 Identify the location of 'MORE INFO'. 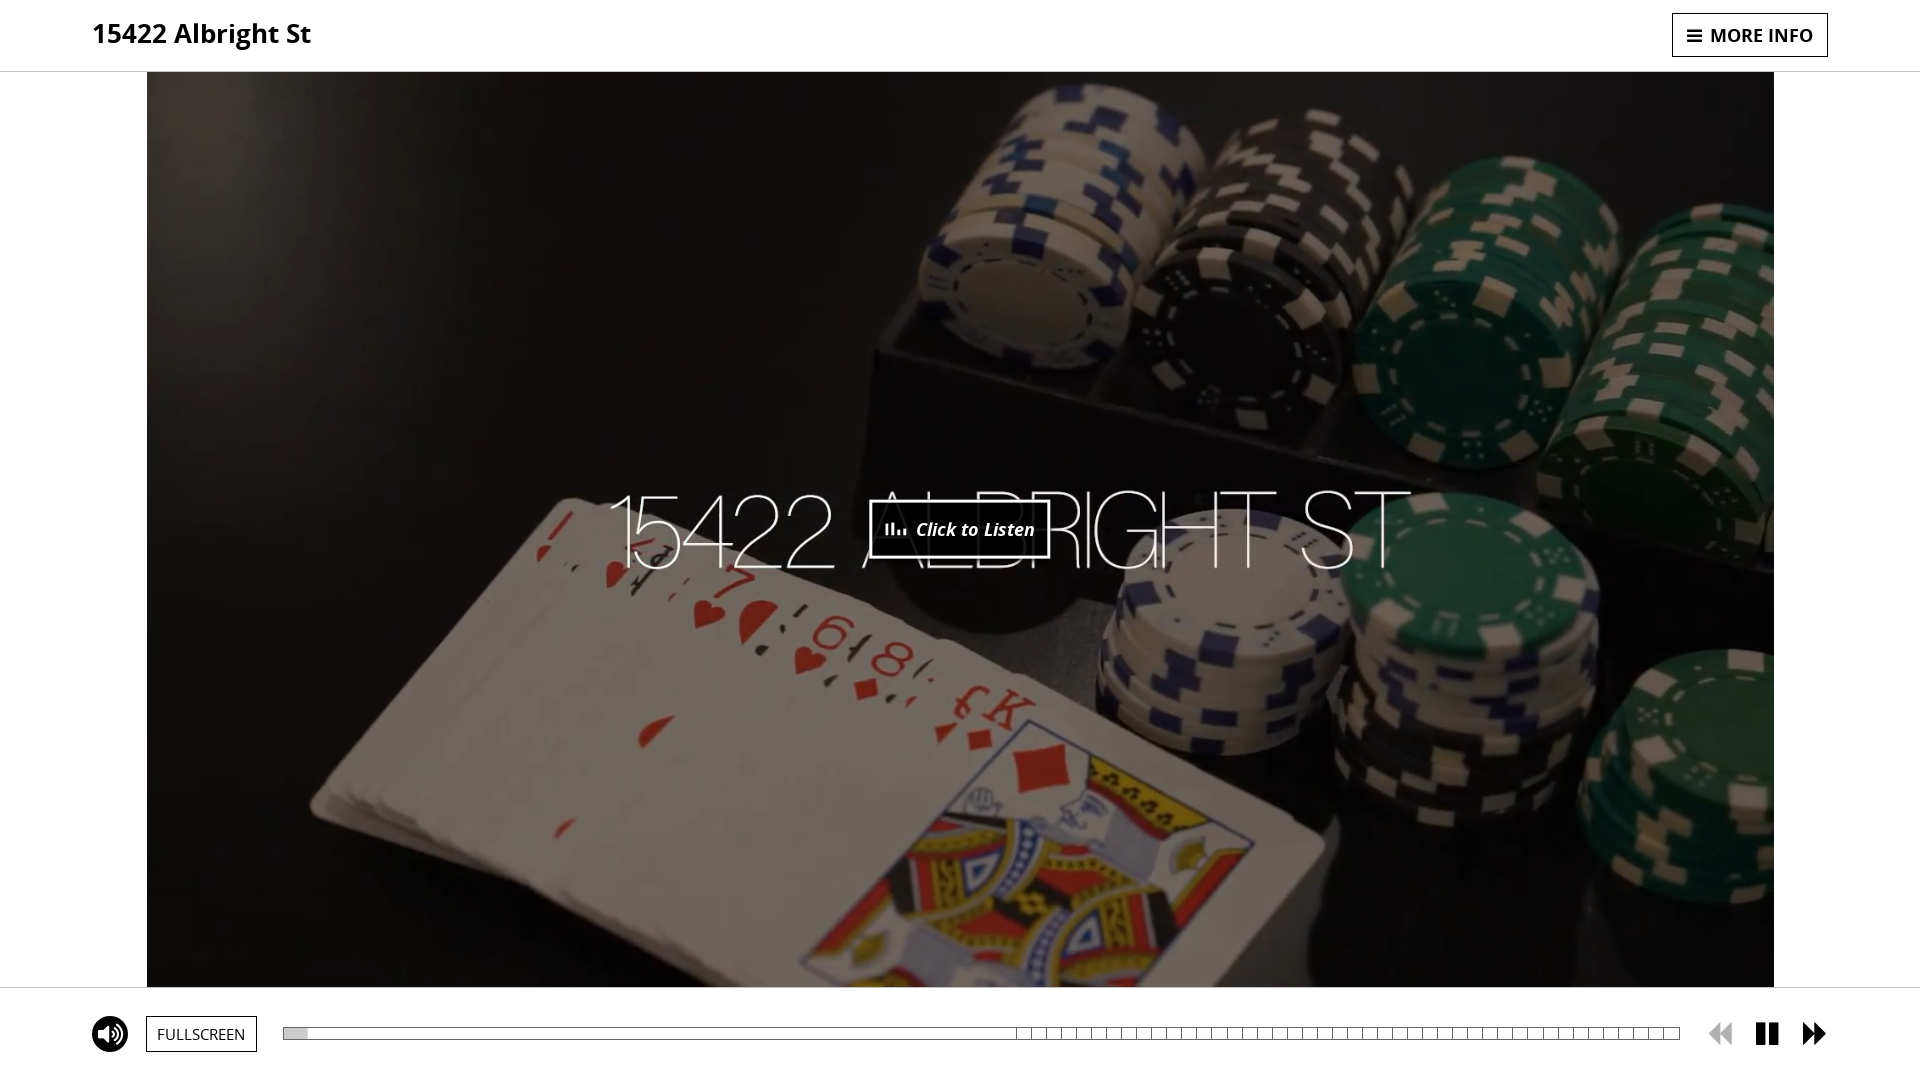
(1749, 34).